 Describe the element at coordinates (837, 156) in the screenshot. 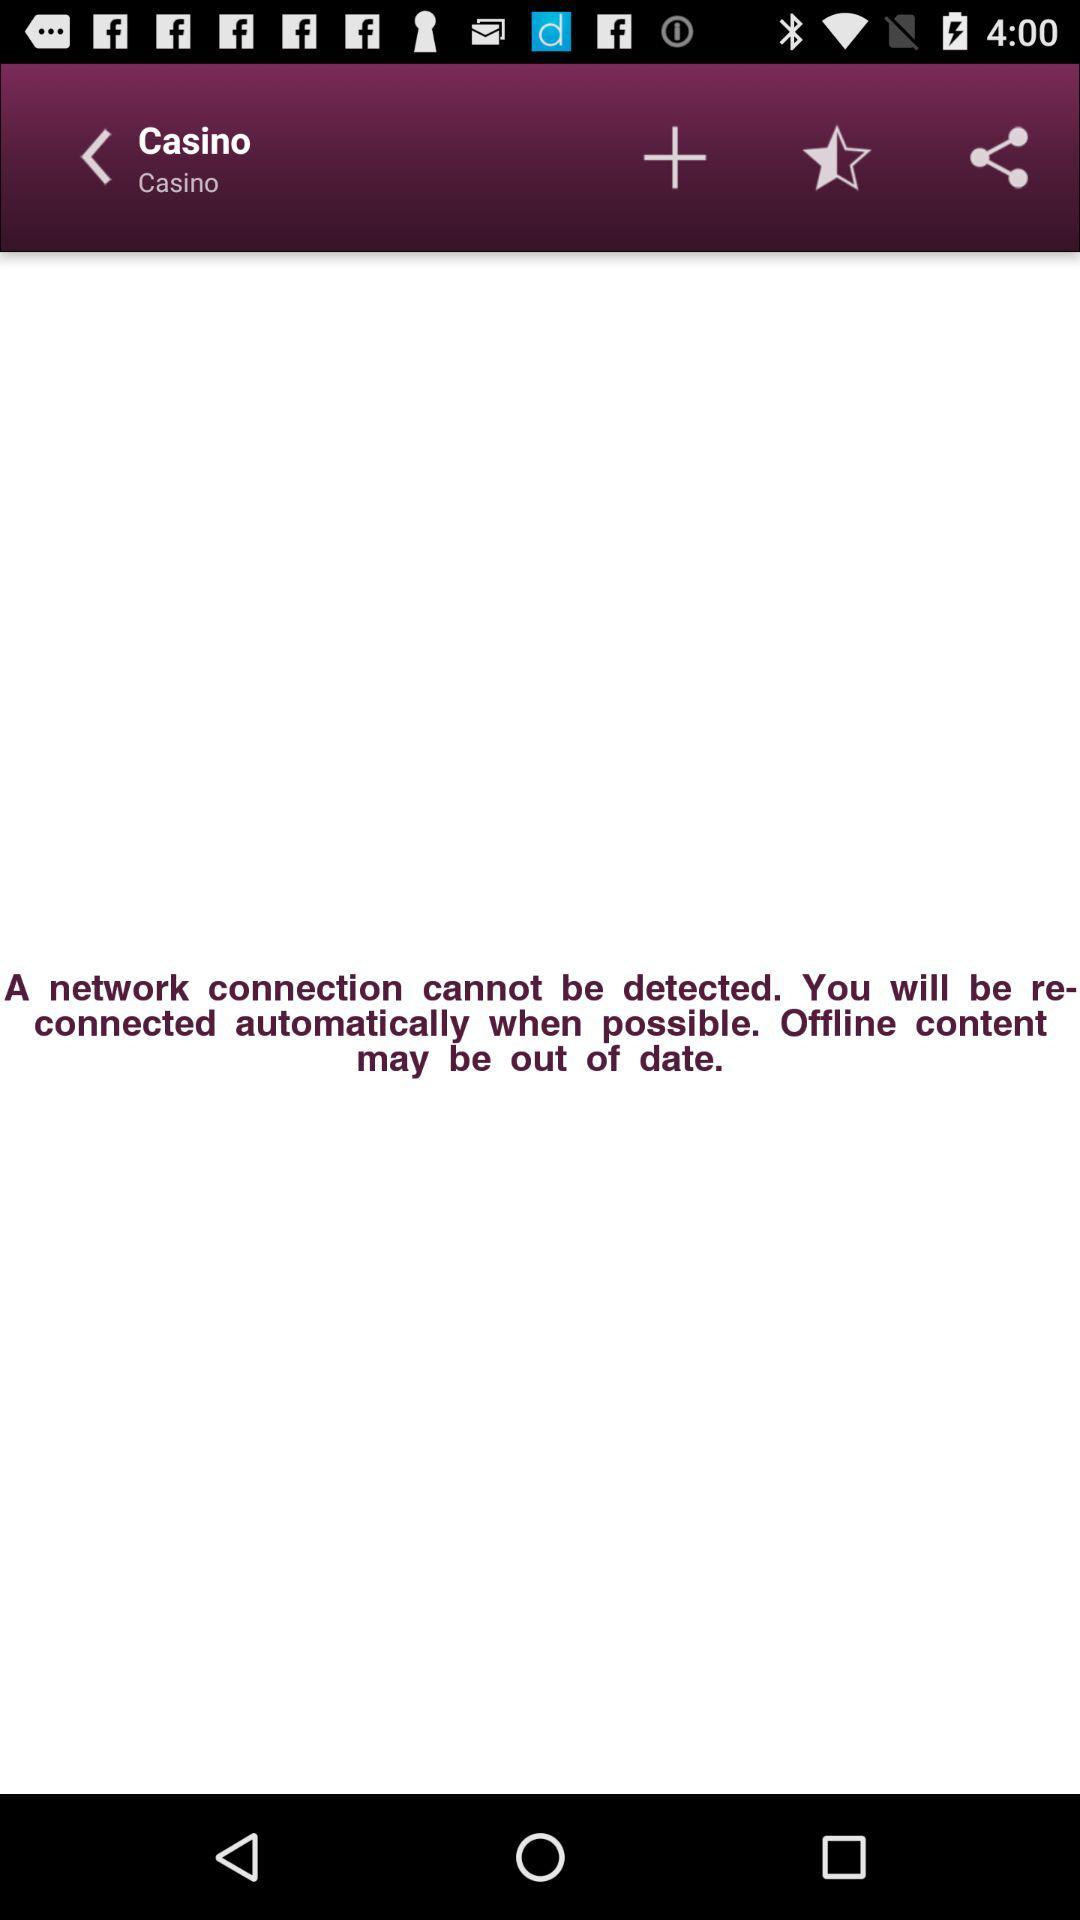

I see `star` at that location.